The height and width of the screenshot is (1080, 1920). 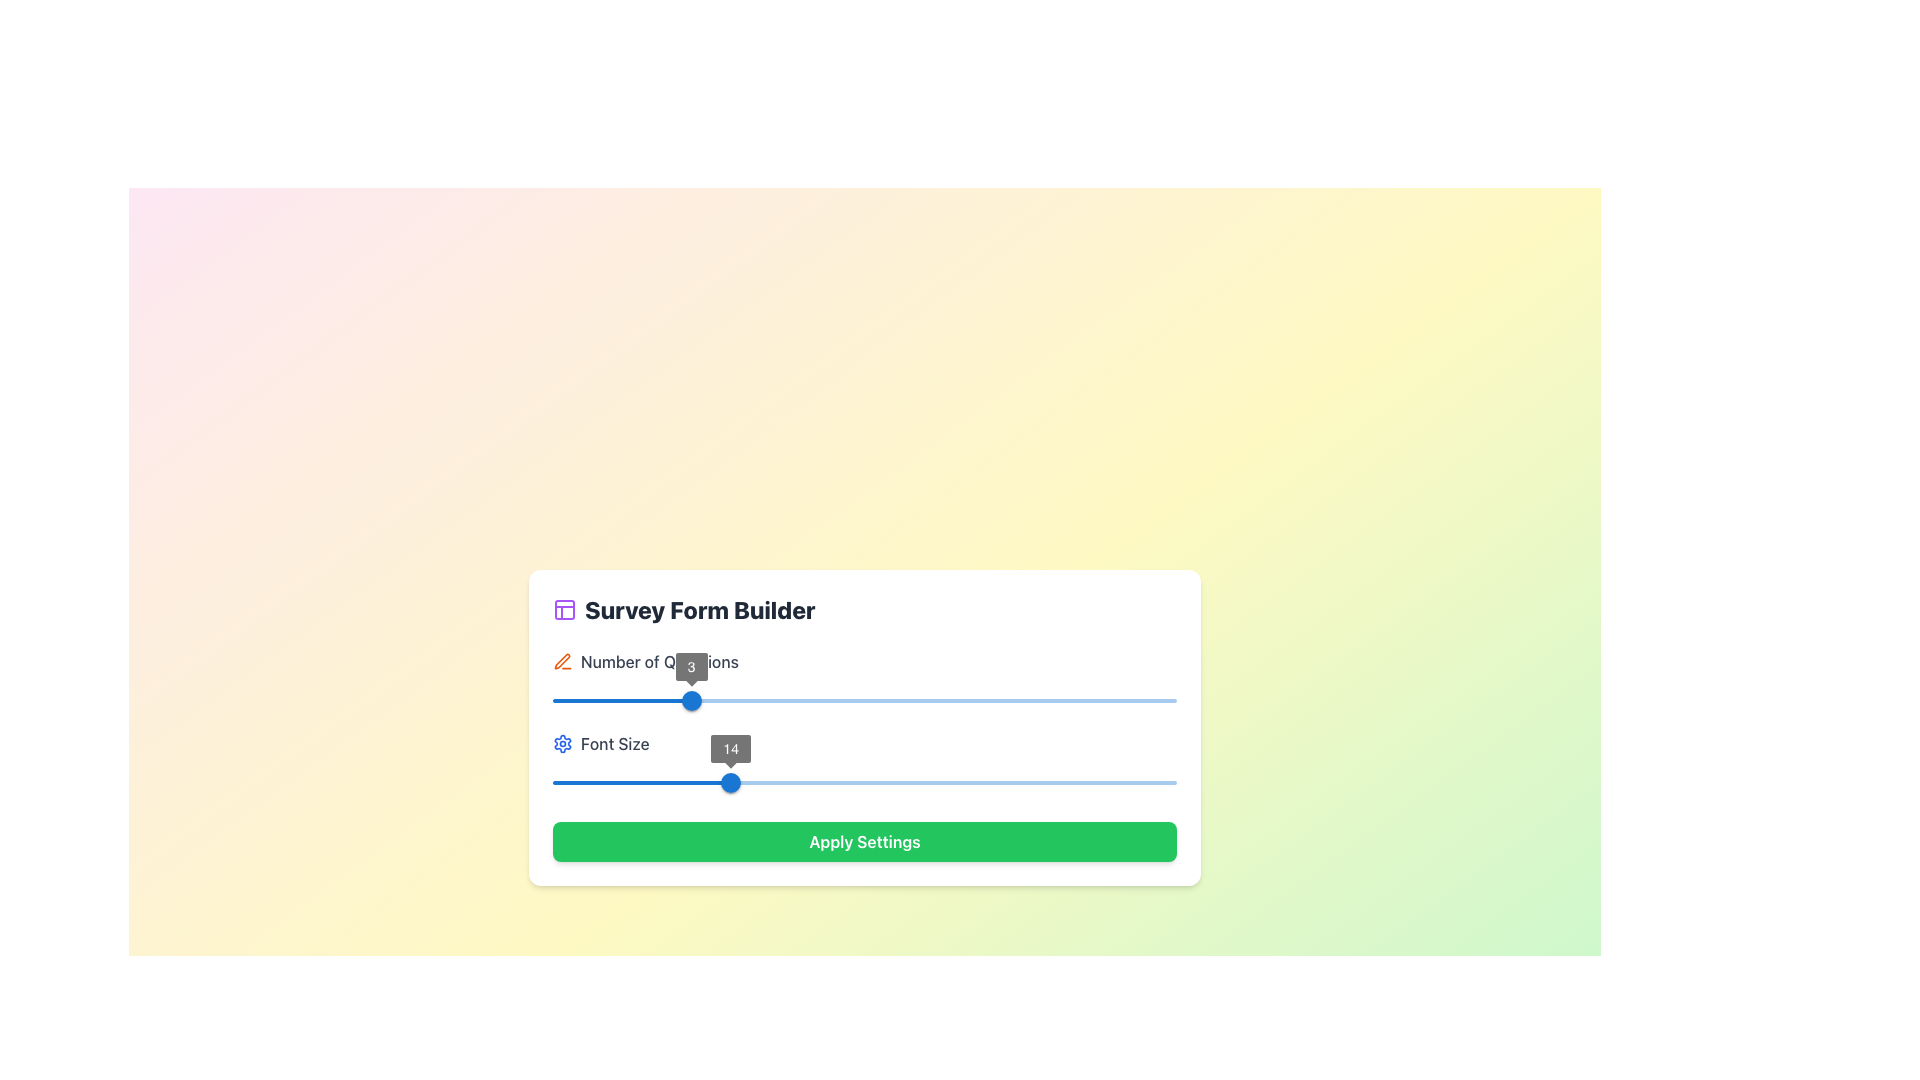 What do you see at coordinates (840, 782) in the screenshot?
I see `font size` at bounding box center [840, 782].